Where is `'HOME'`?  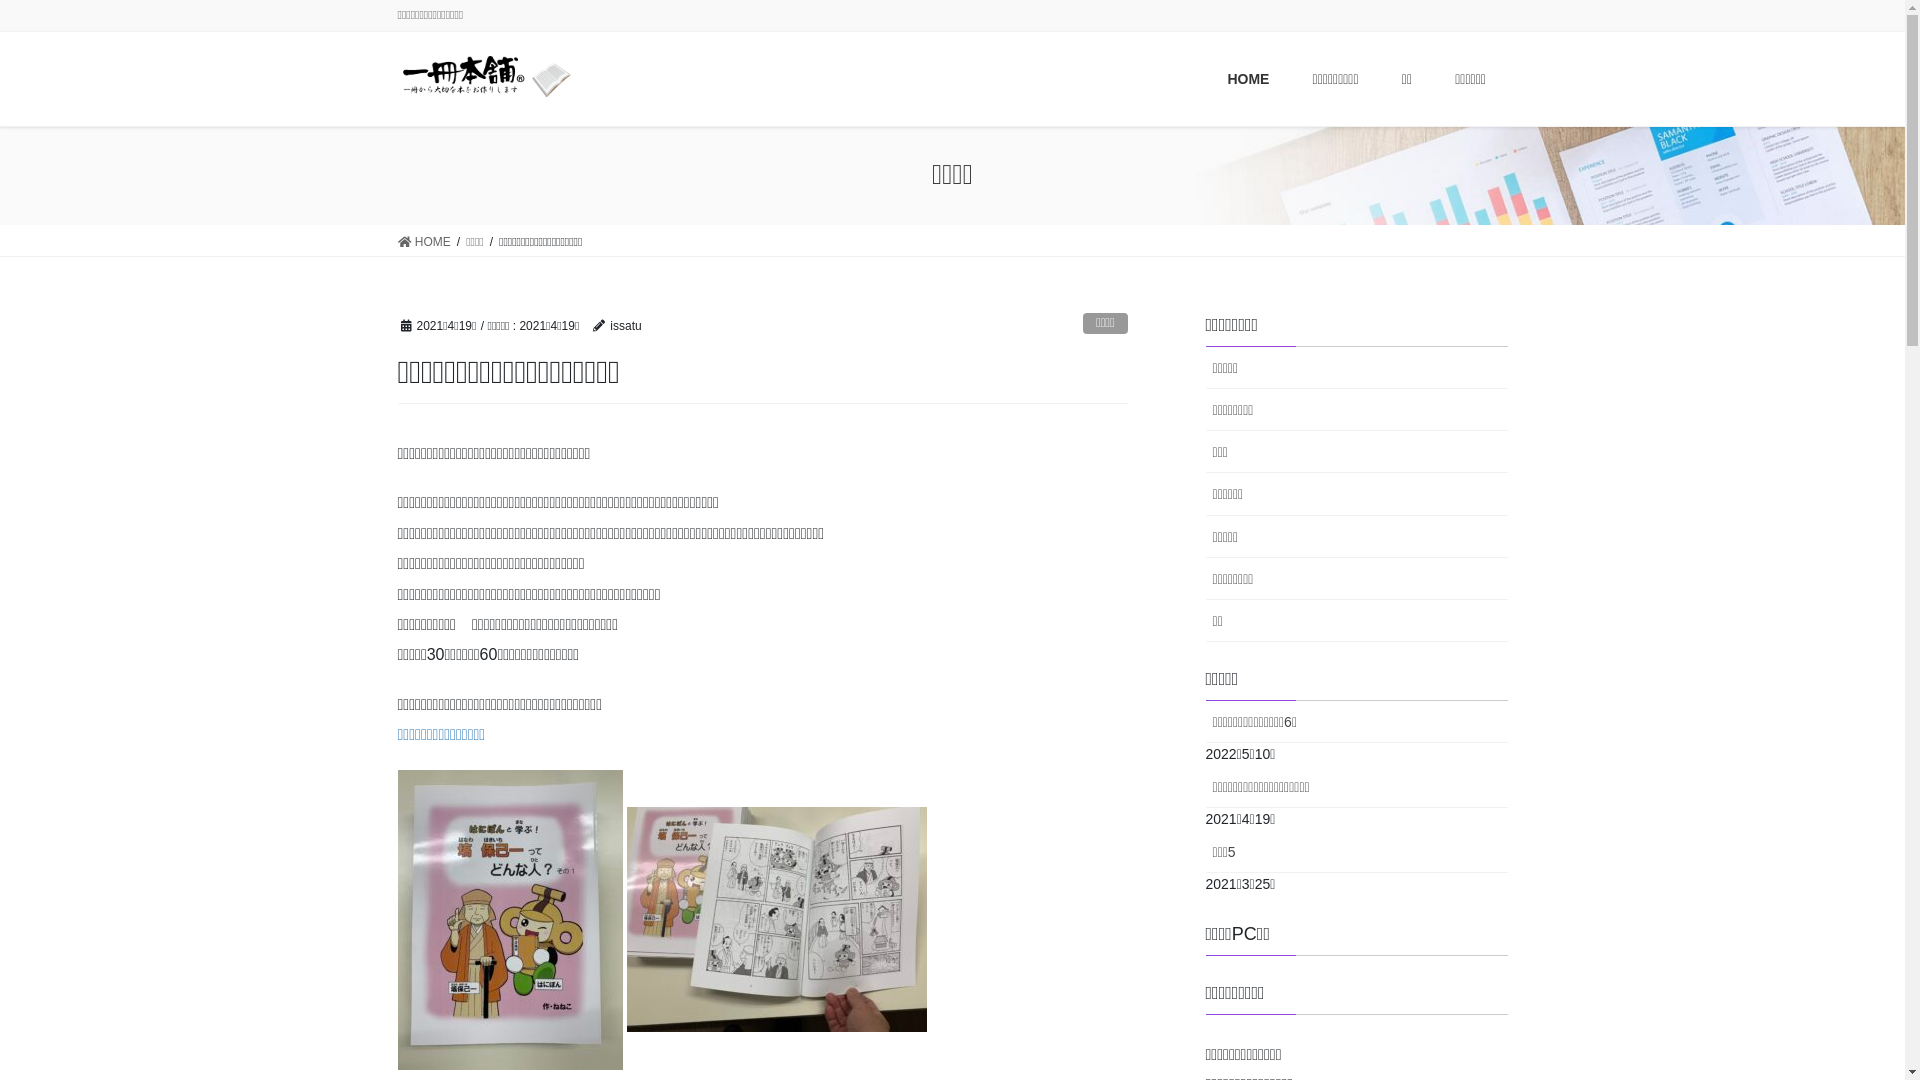 'HOME' is located at coordinates (1247, 79).